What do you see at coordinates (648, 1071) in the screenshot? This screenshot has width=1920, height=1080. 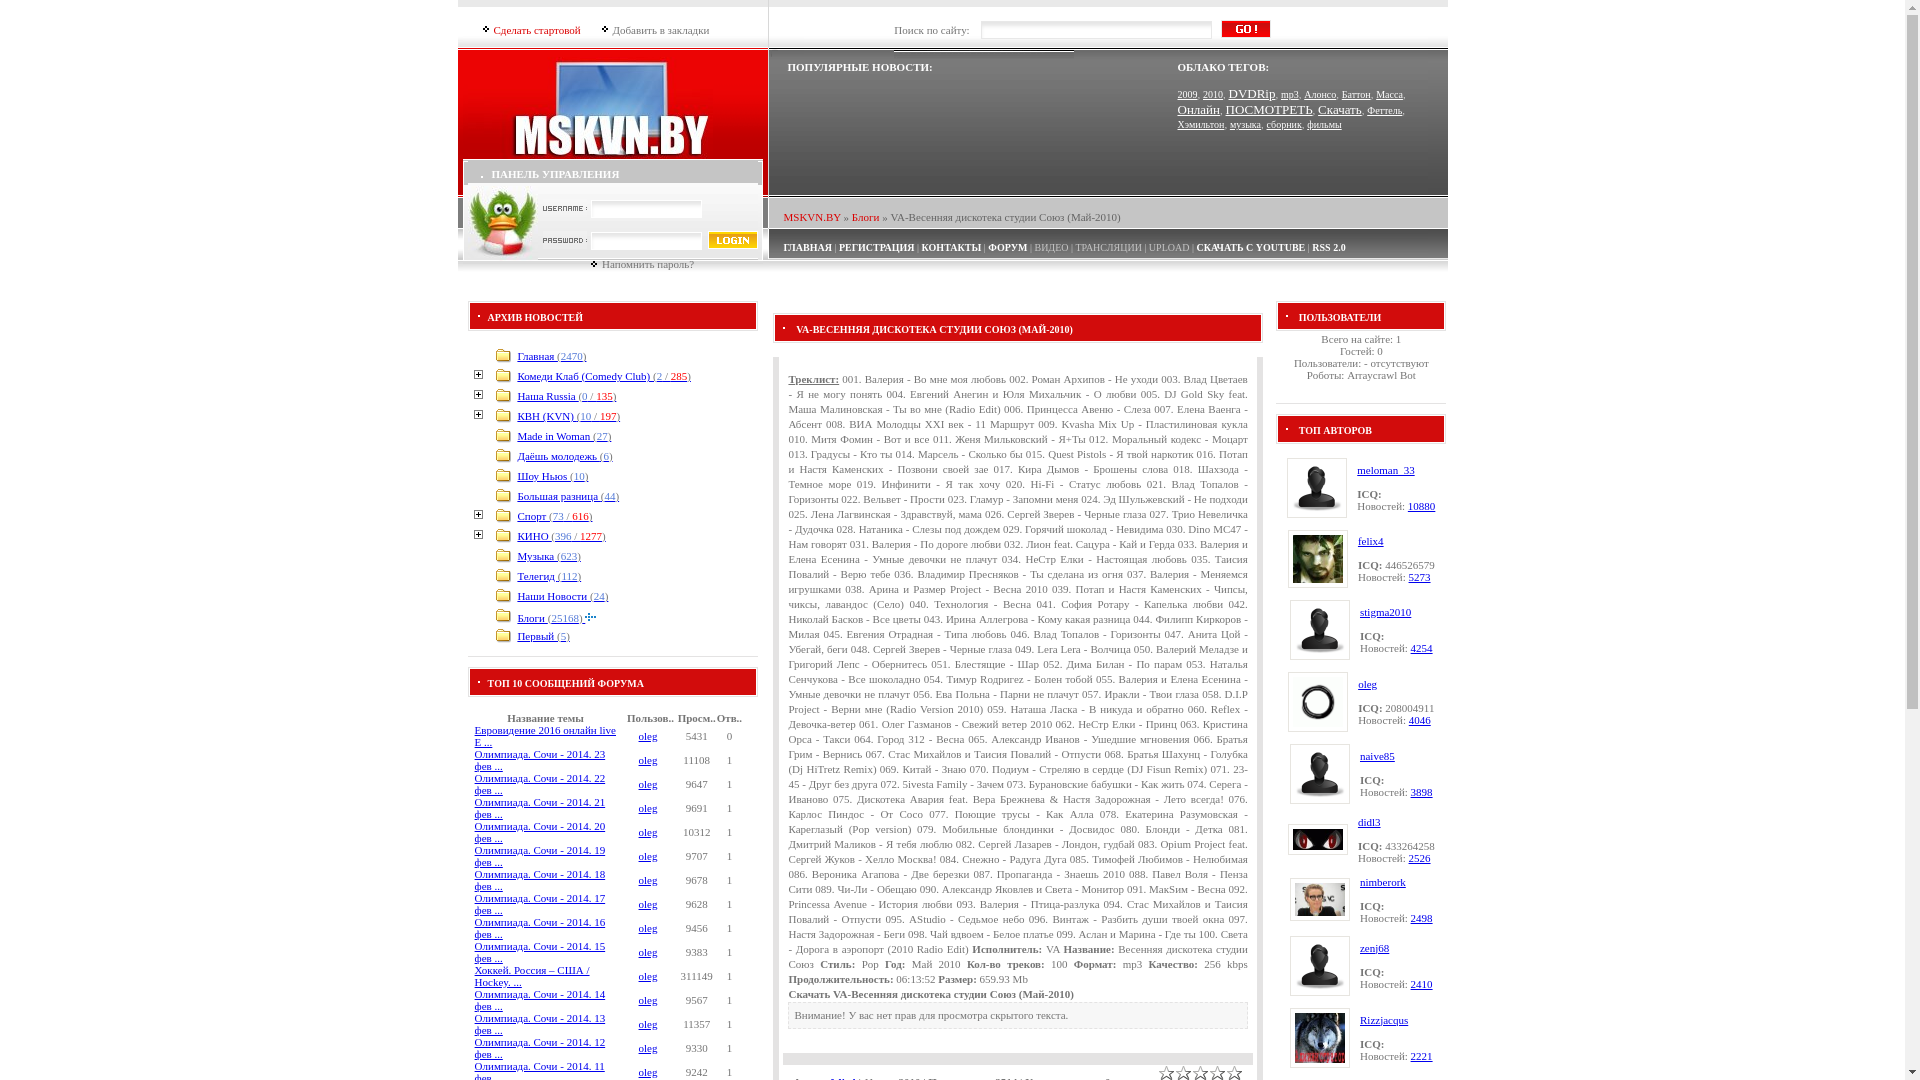 I see `'oleg'` at bounding box center [648, 1071].